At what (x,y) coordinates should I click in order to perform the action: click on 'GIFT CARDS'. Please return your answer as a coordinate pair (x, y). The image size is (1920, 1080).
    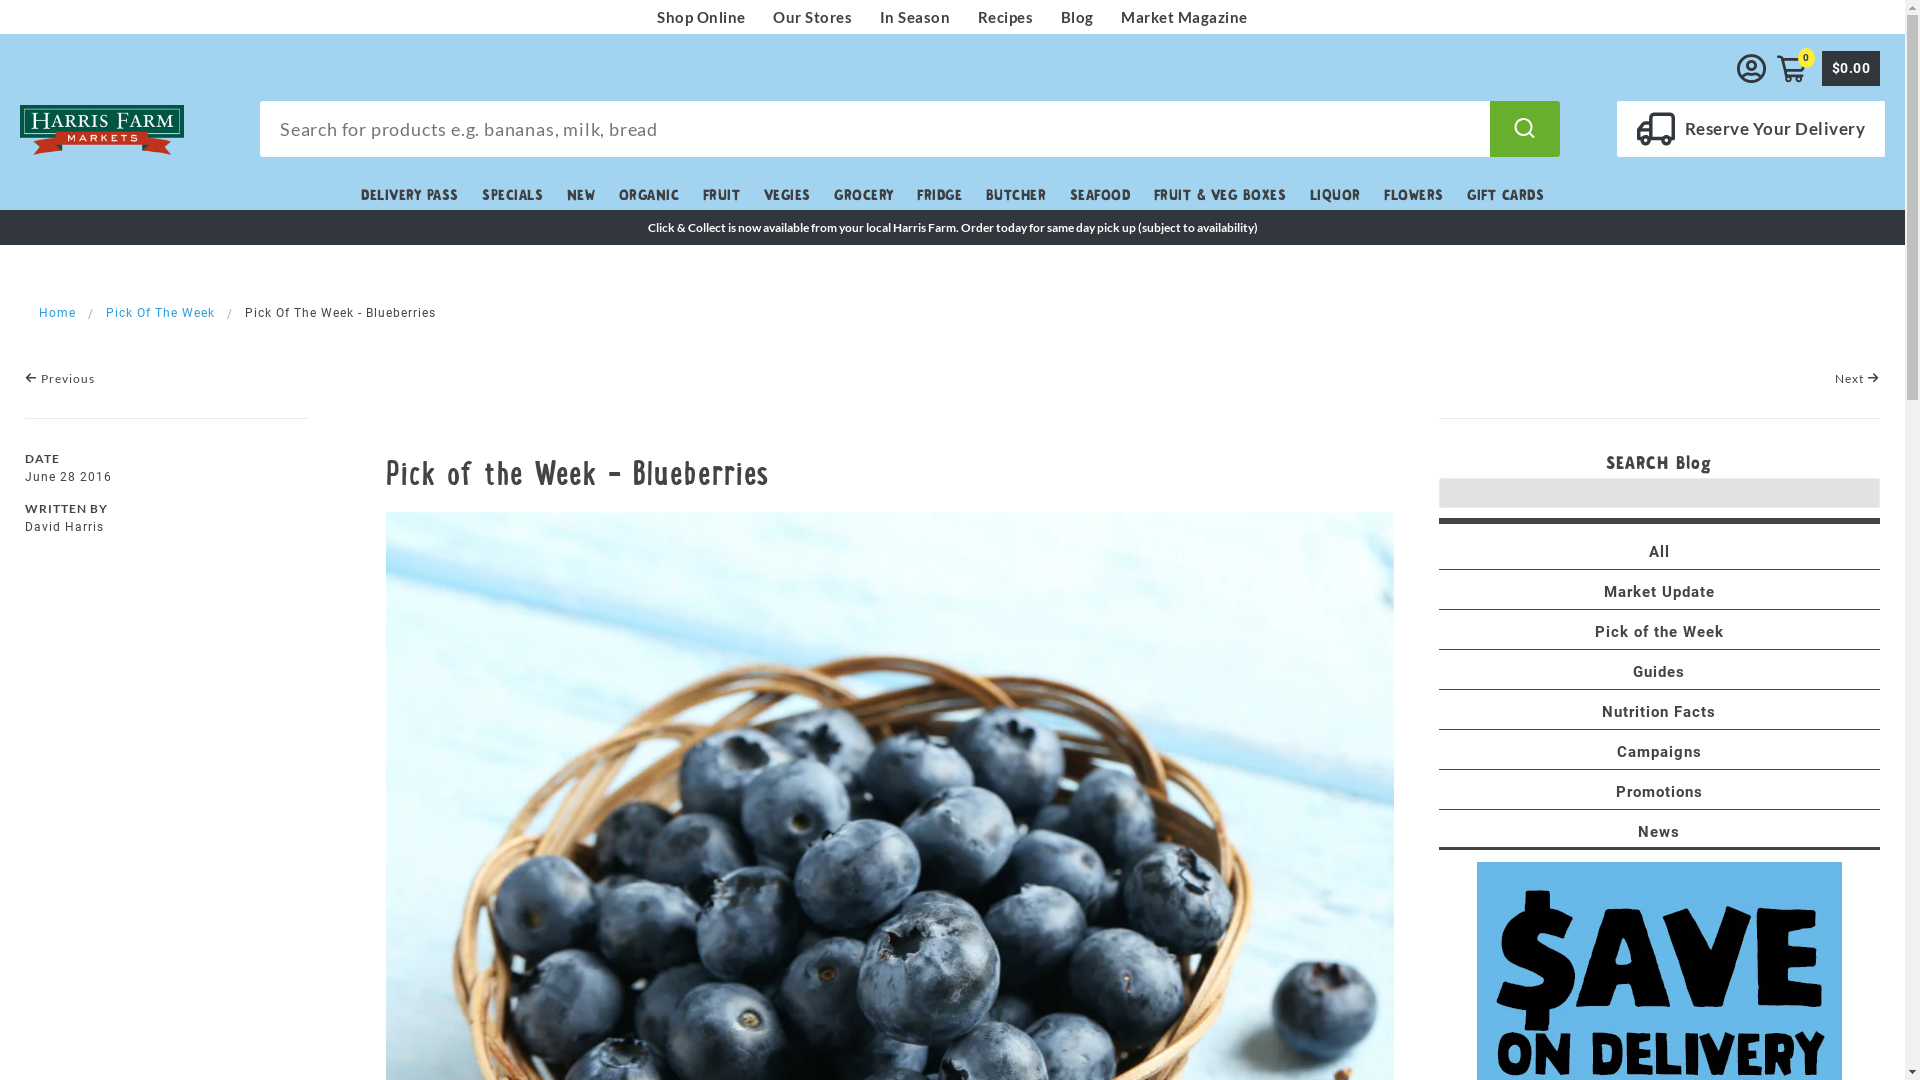
    Looking at the image, I should click on (1505, 195).